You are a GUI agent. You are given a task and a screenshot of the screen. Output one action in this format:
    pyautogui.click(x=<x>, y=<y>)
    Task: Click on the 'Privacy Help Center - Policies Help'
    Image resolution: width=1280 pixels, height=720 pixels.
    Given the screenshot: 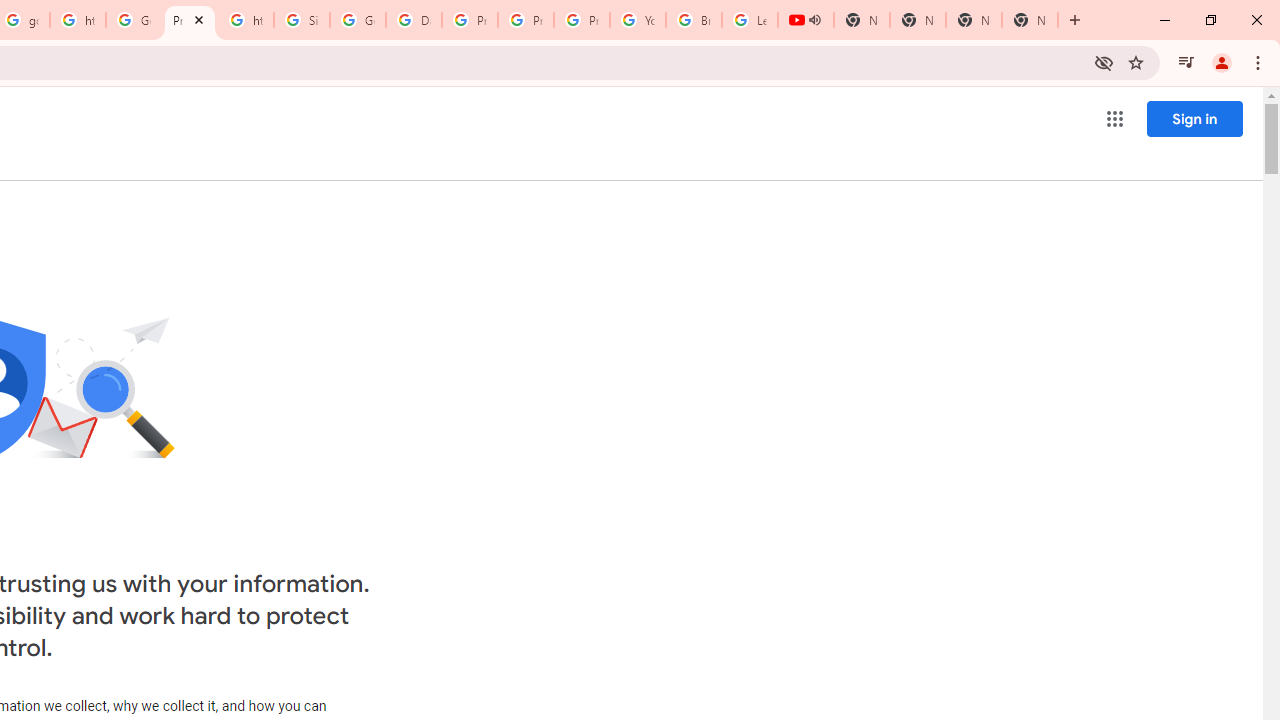 What is the action you would take?
    pyautogui.click(x=526, y=20)
    